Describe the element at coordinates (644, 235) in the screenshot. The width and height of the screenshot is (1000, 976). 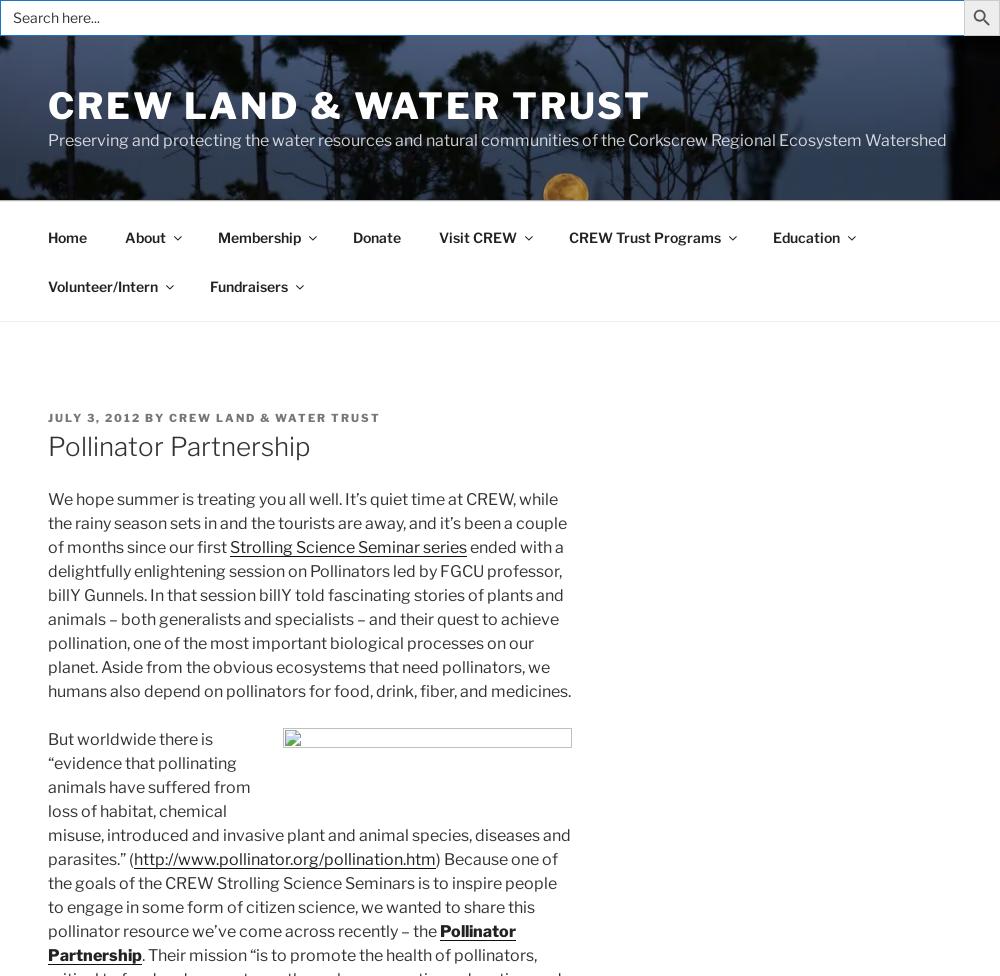
I see `'CREW Trust Programs'` at that location.